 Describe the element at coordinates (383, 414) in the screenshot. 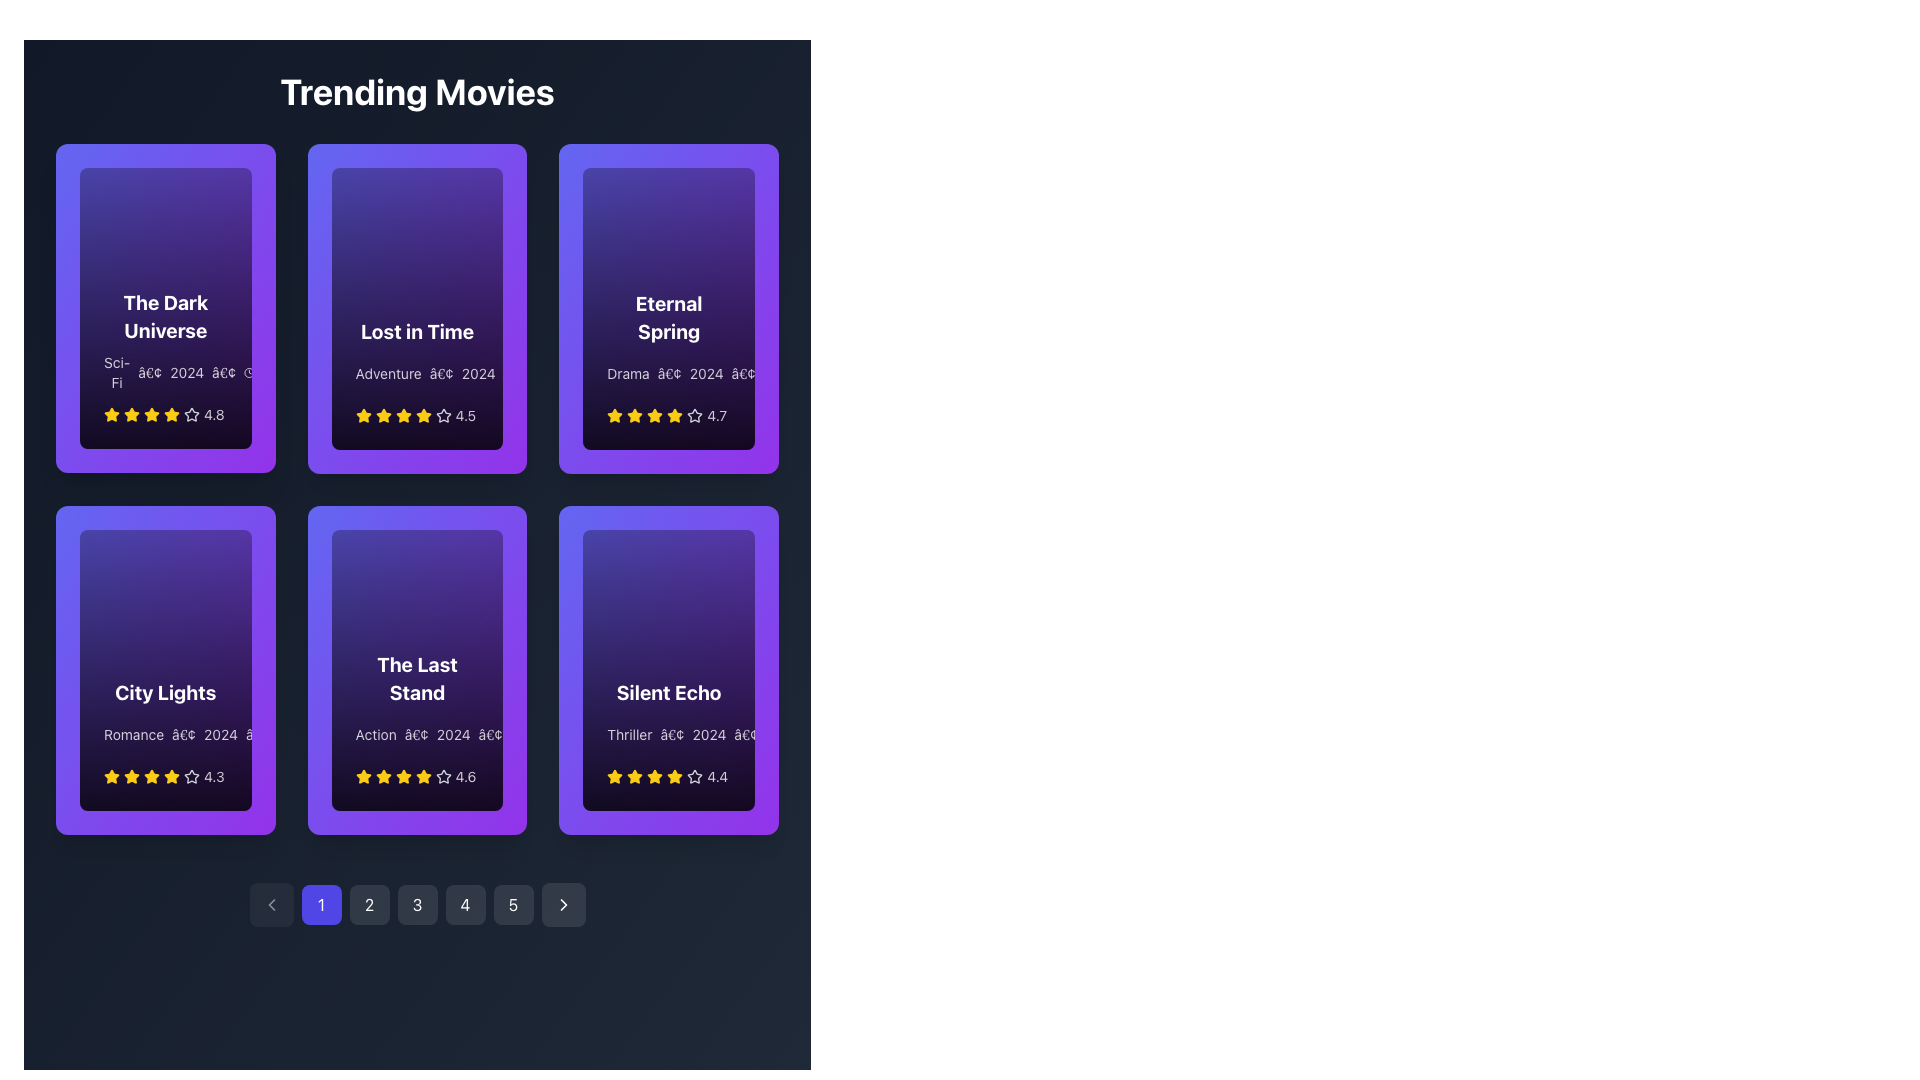

I see `the vibrant yellow star icon, which is the second star in a row of five stars used for rating purposes, located in the second card from the left in the top row` at that location.